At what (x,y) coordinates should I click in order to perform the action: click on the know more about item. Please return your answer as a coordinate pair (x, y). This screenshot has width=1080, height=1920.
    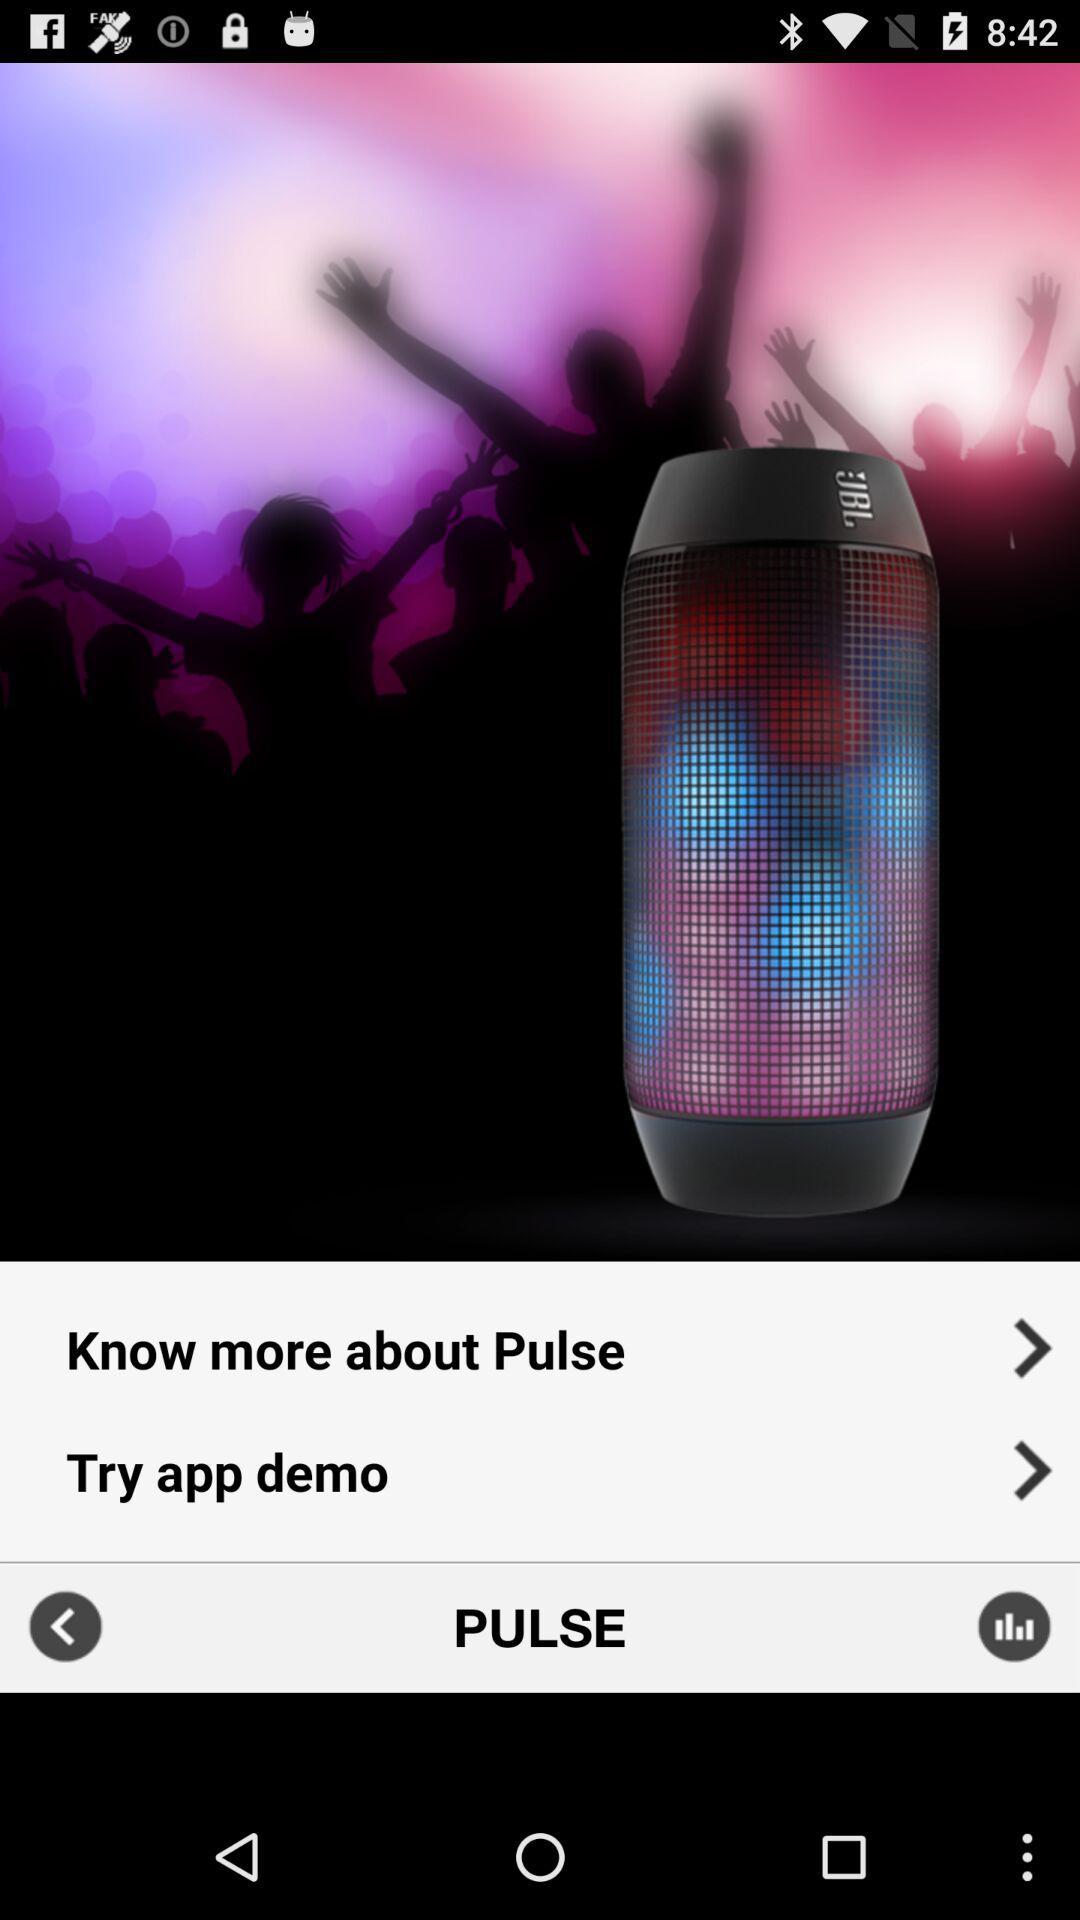
    Looking at the image, I should click on (540, 1335).